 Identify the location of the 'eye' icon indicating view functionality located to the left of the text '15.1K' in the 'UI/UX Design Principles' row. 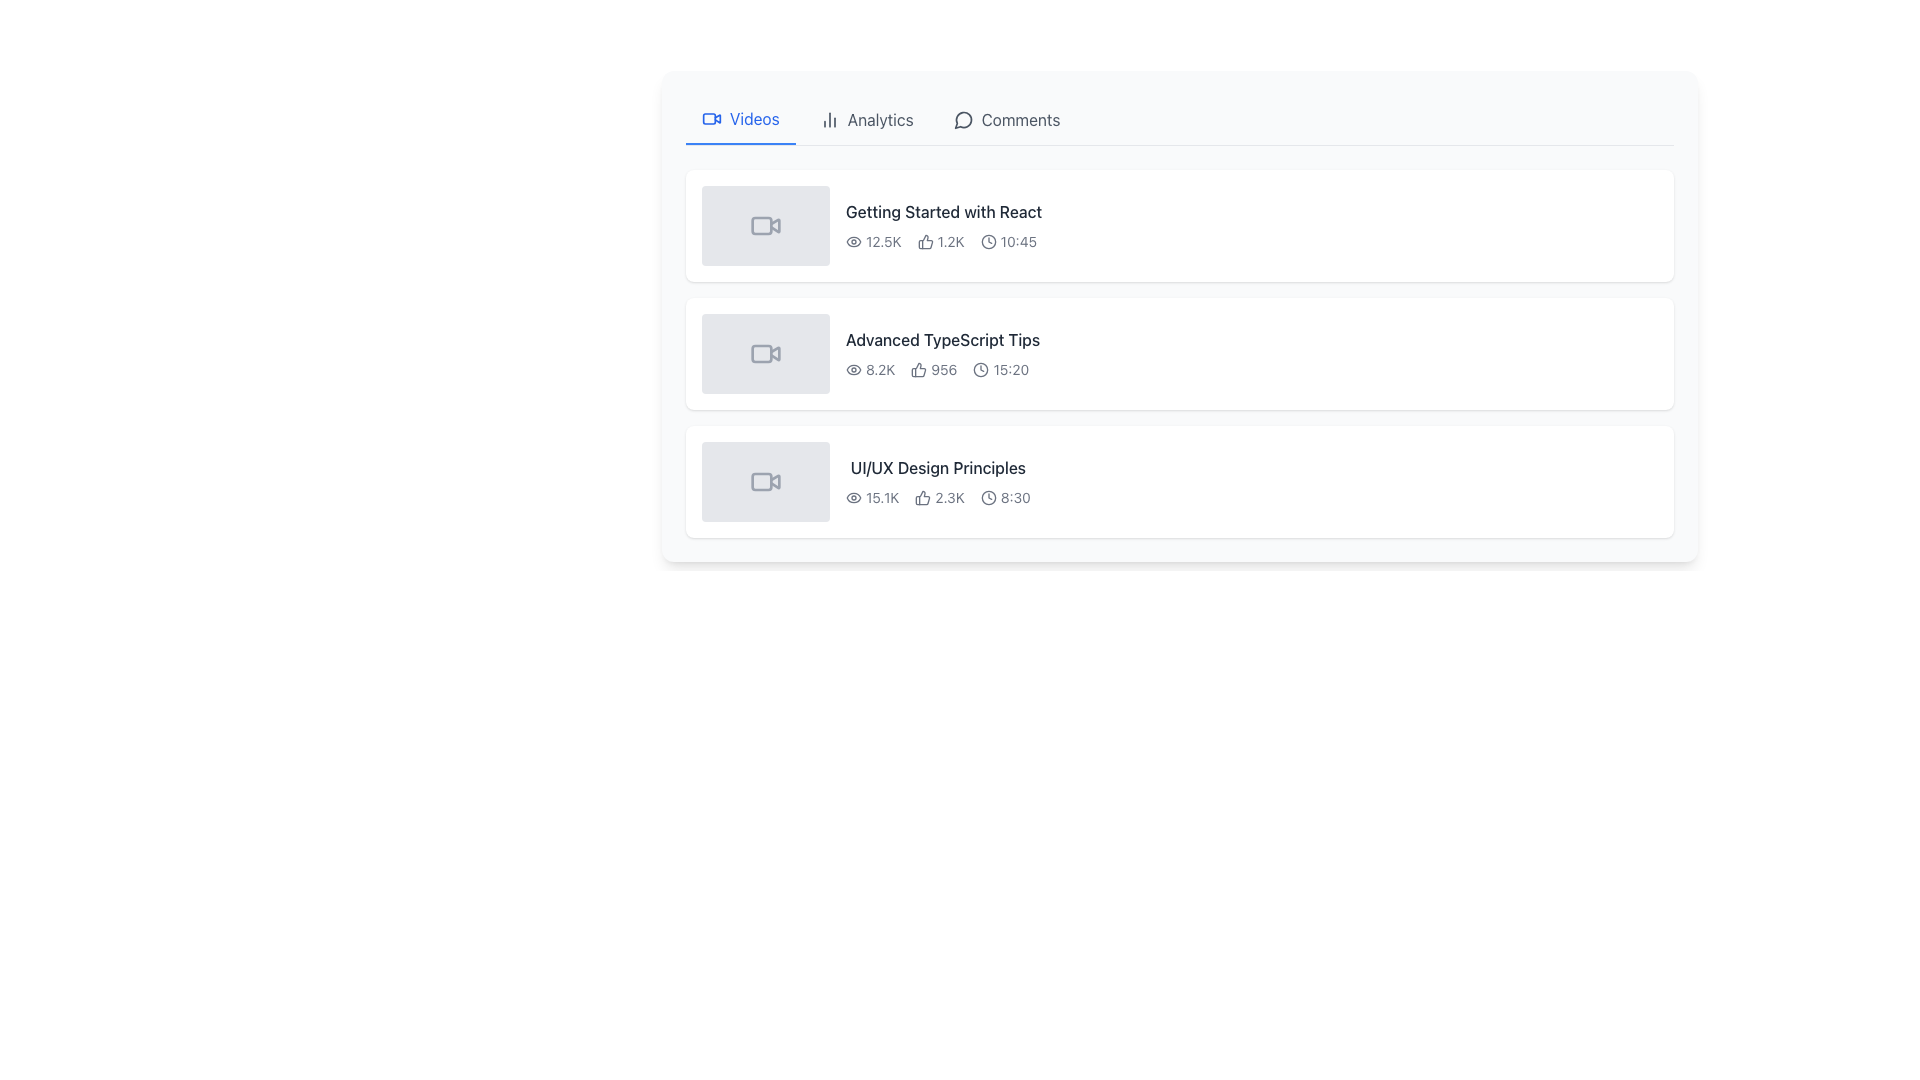
(854, 496).